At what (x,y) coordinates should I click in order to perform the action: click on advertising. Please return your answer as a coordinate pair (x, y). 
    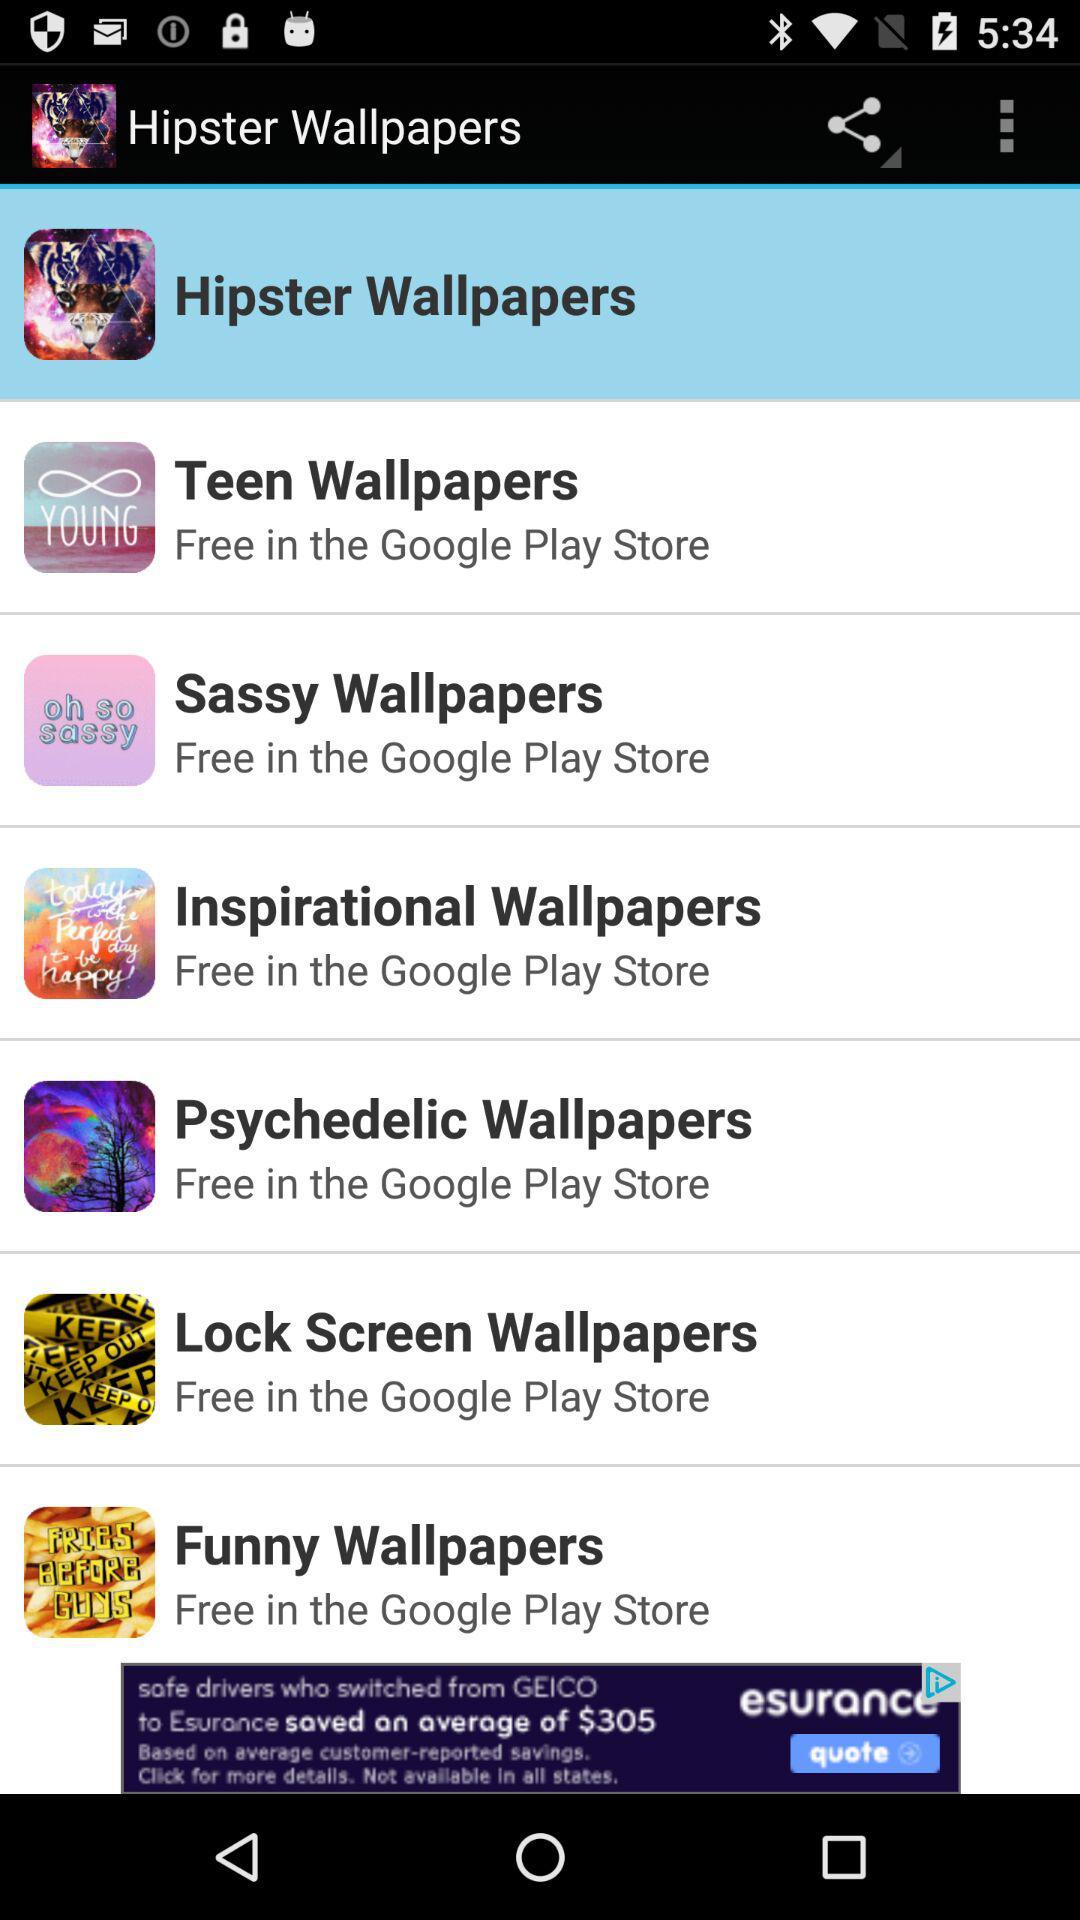
    Looking at the image, I should click on (540, 1727).